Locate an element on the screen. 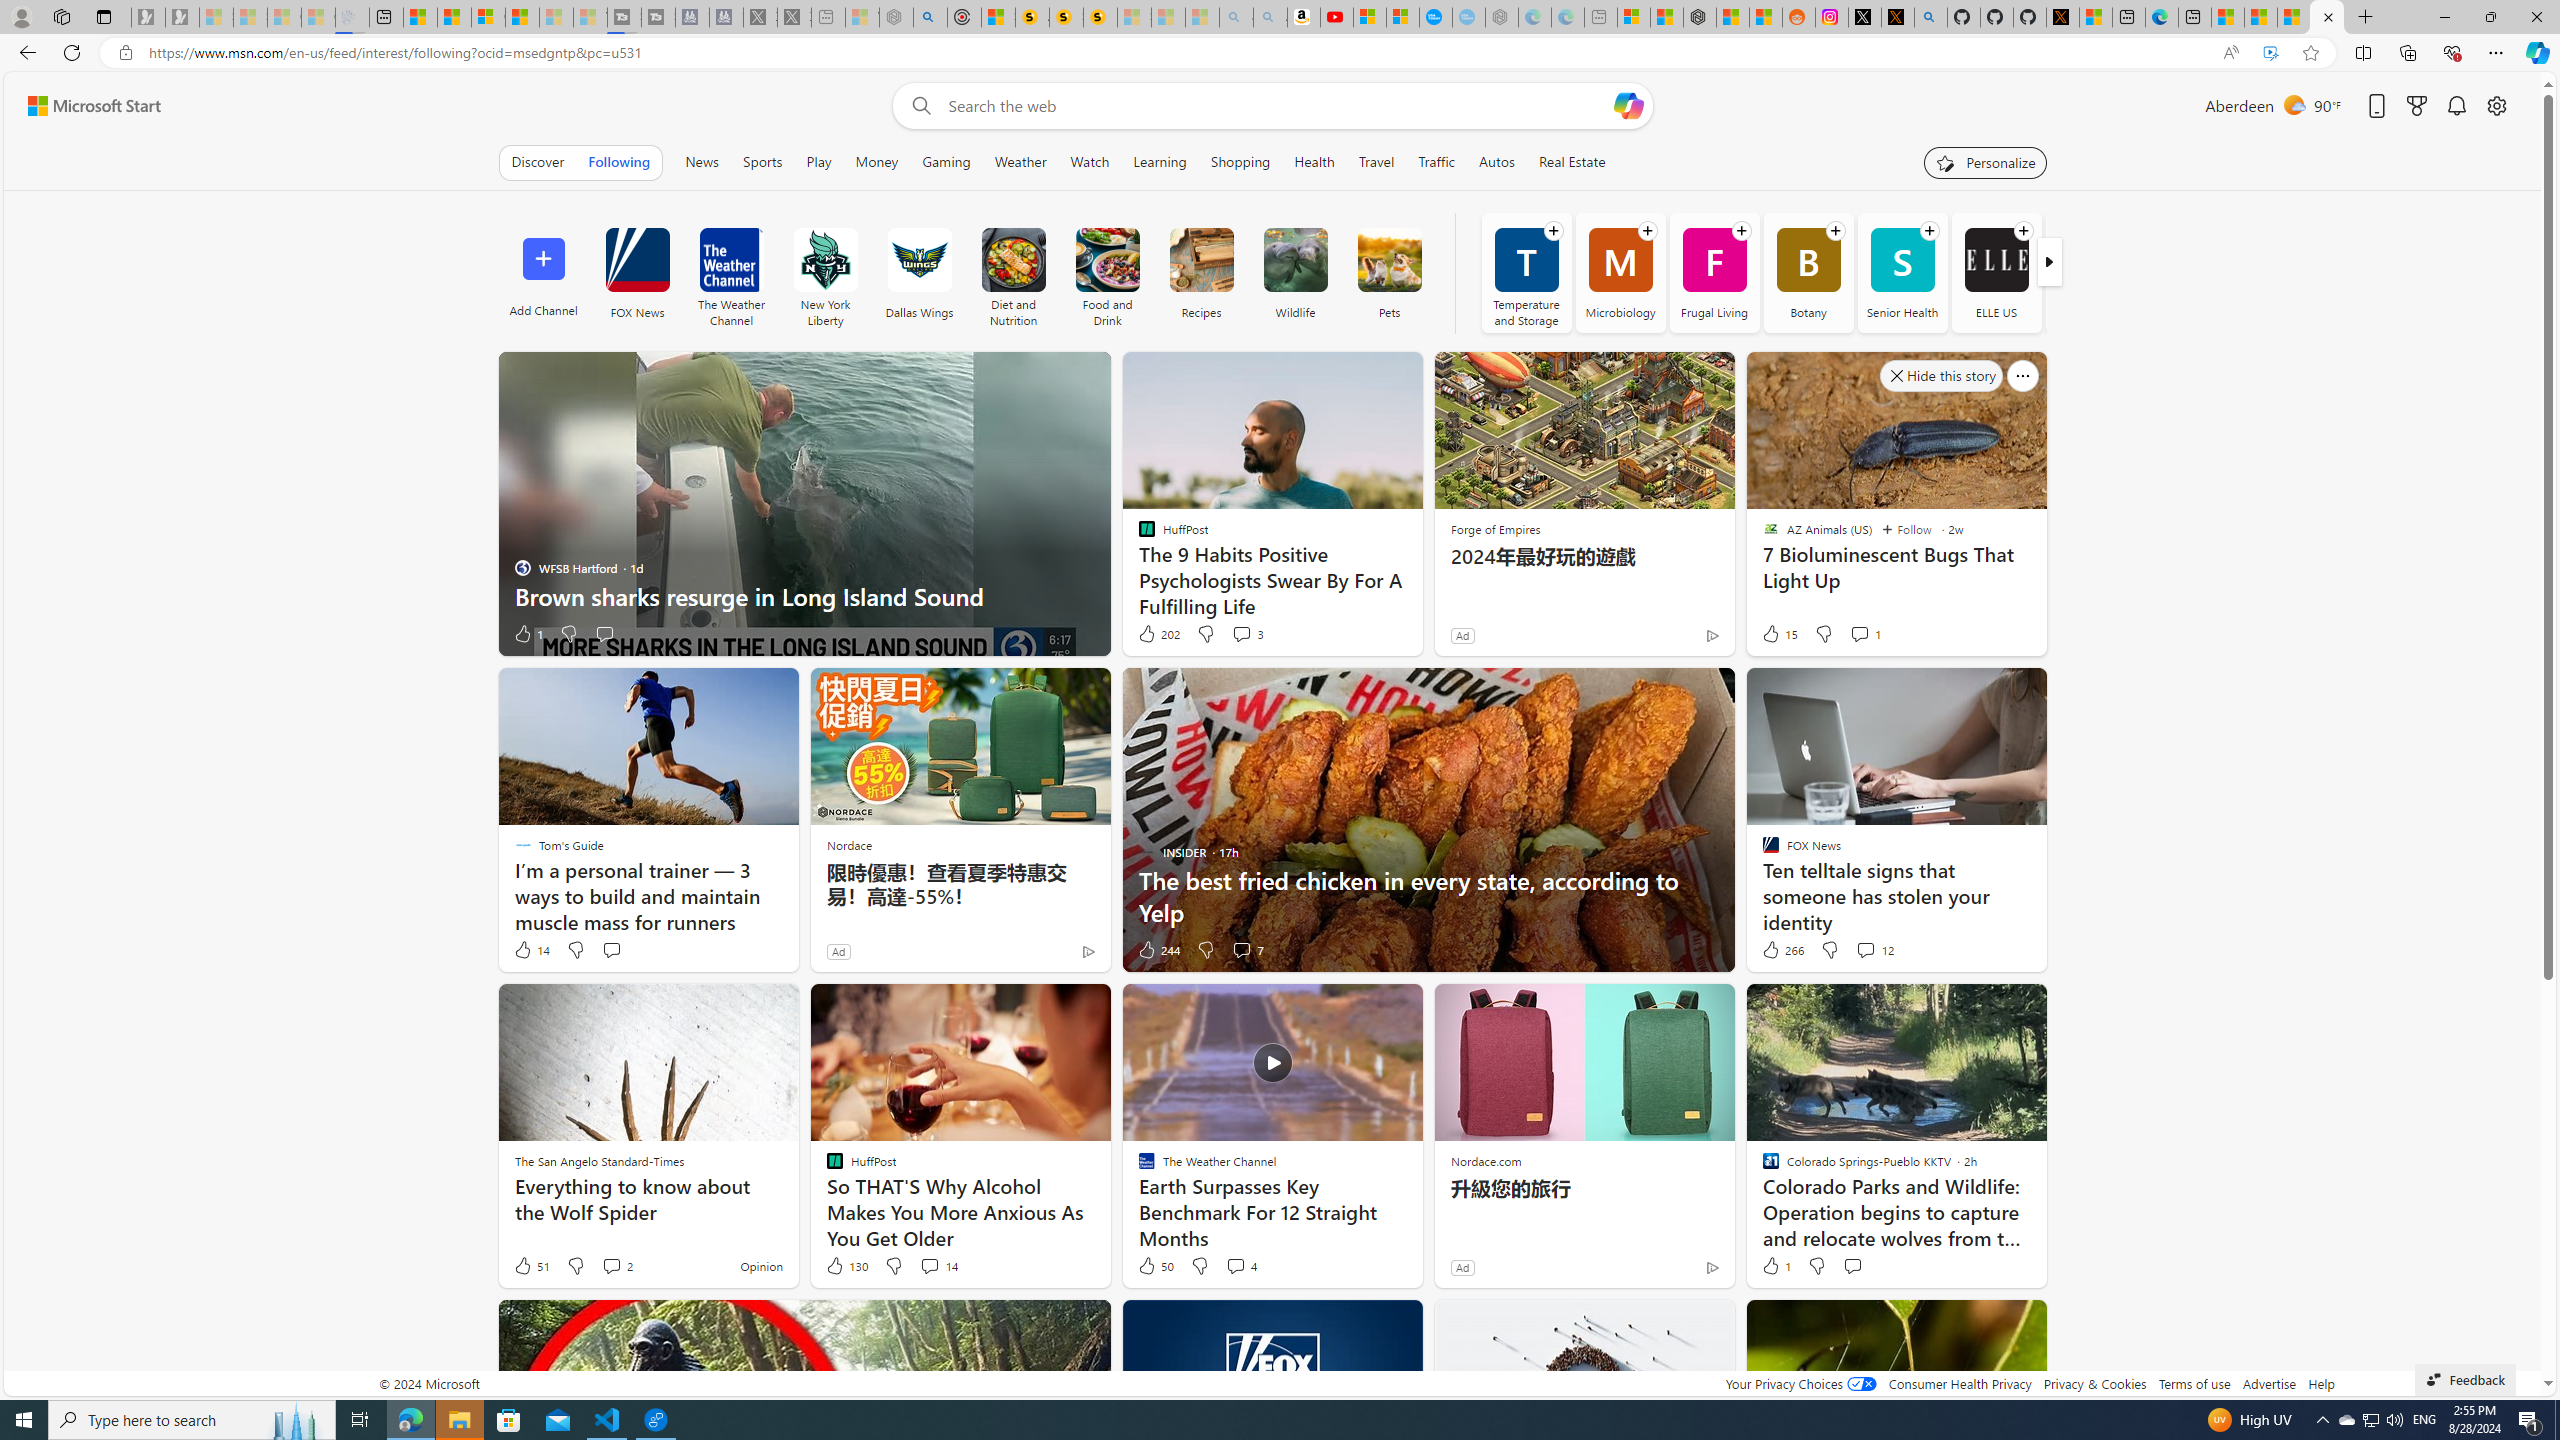 Image resolution: width=2560 pixels, height=1440 pixels. 'Play' is located at coordinates (819, 161).